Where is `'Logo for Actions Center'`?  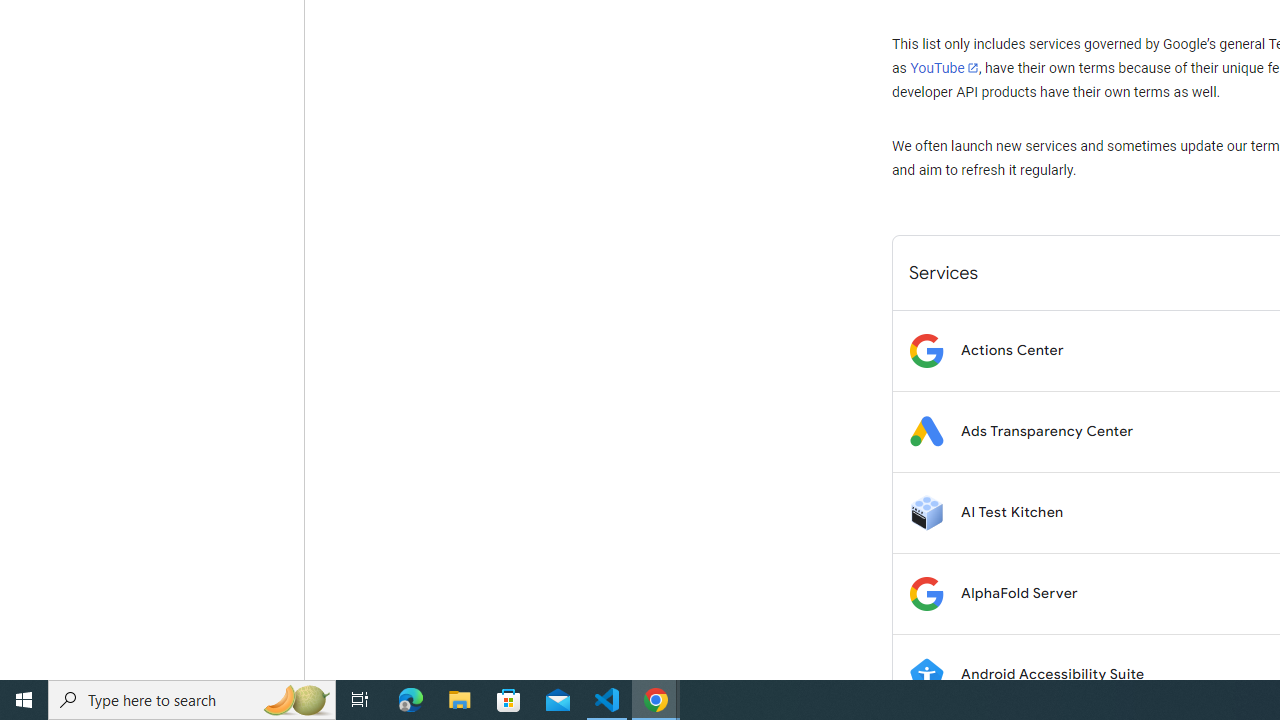
'Logo for Actions Center' is located at coordinates (925, 349).